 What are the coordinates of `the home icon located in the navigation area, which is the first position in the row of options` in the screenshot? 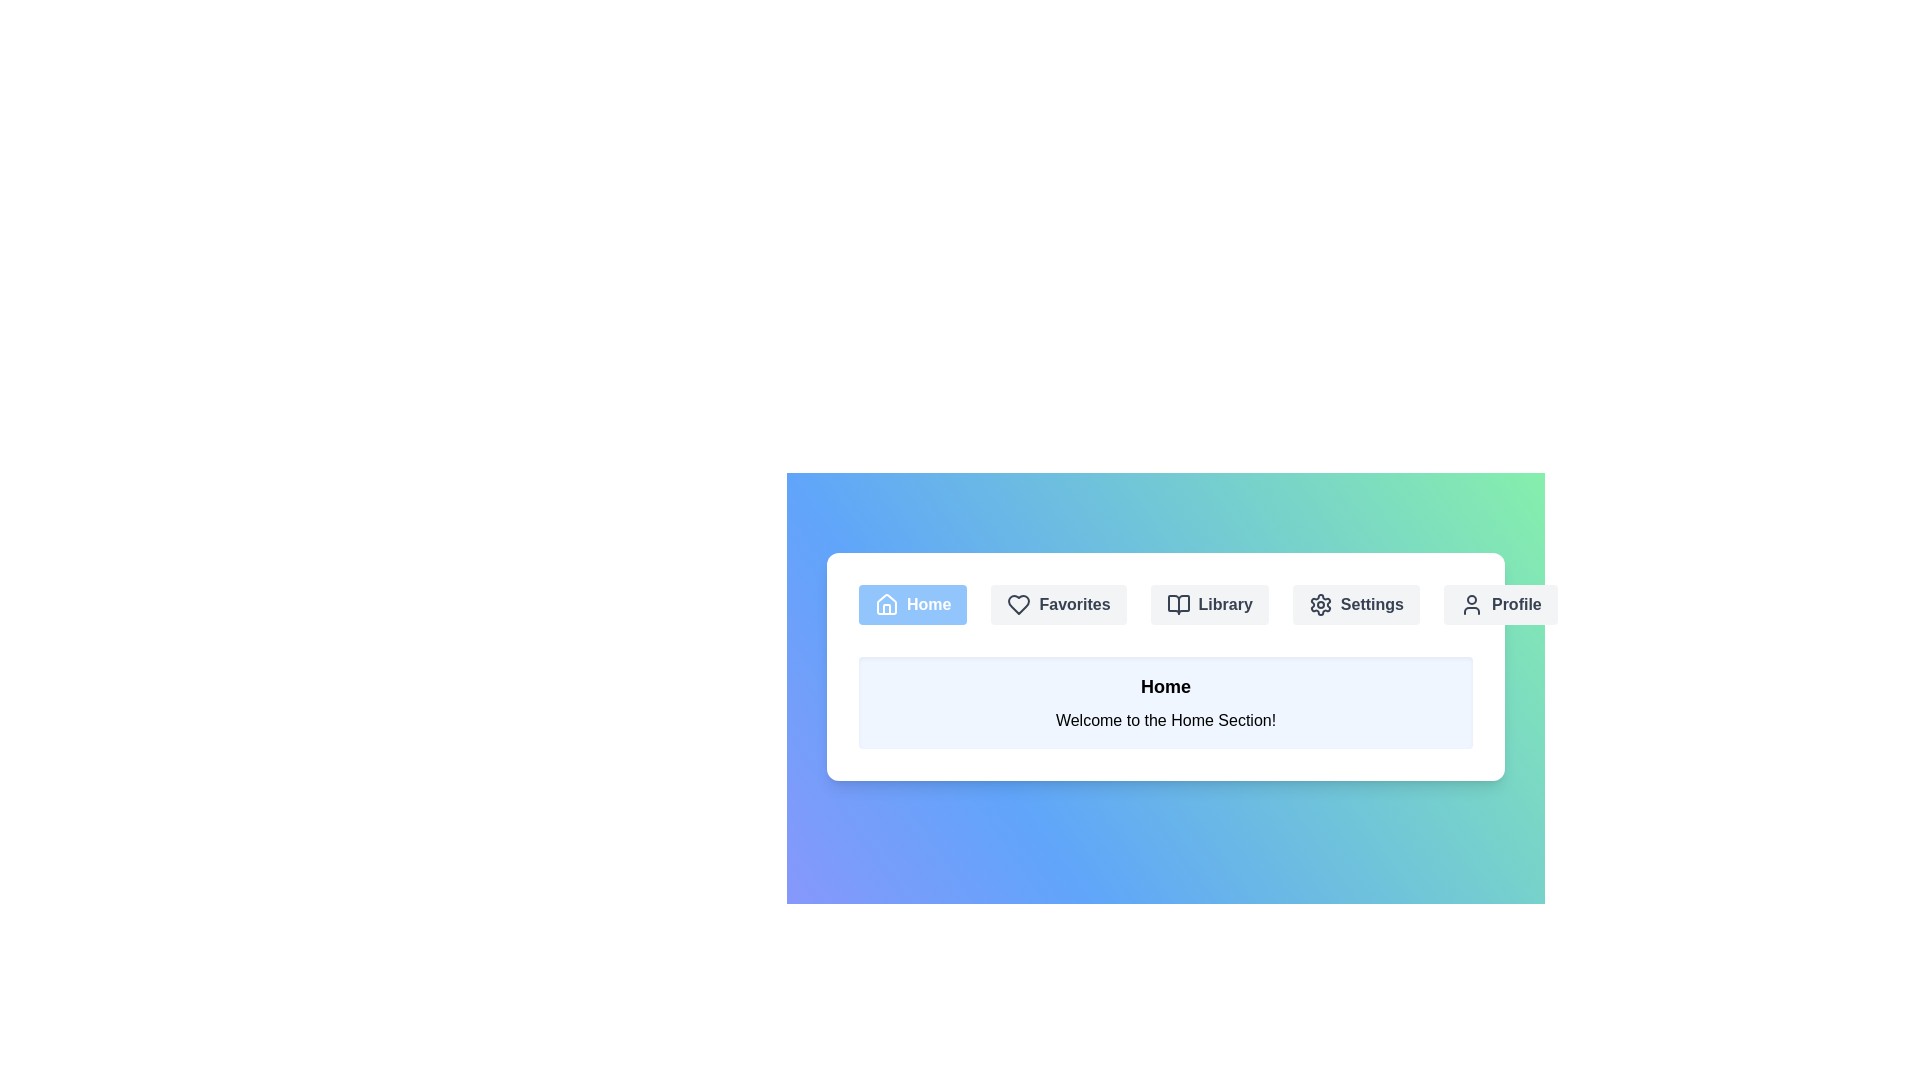 It's located at (886, 604).